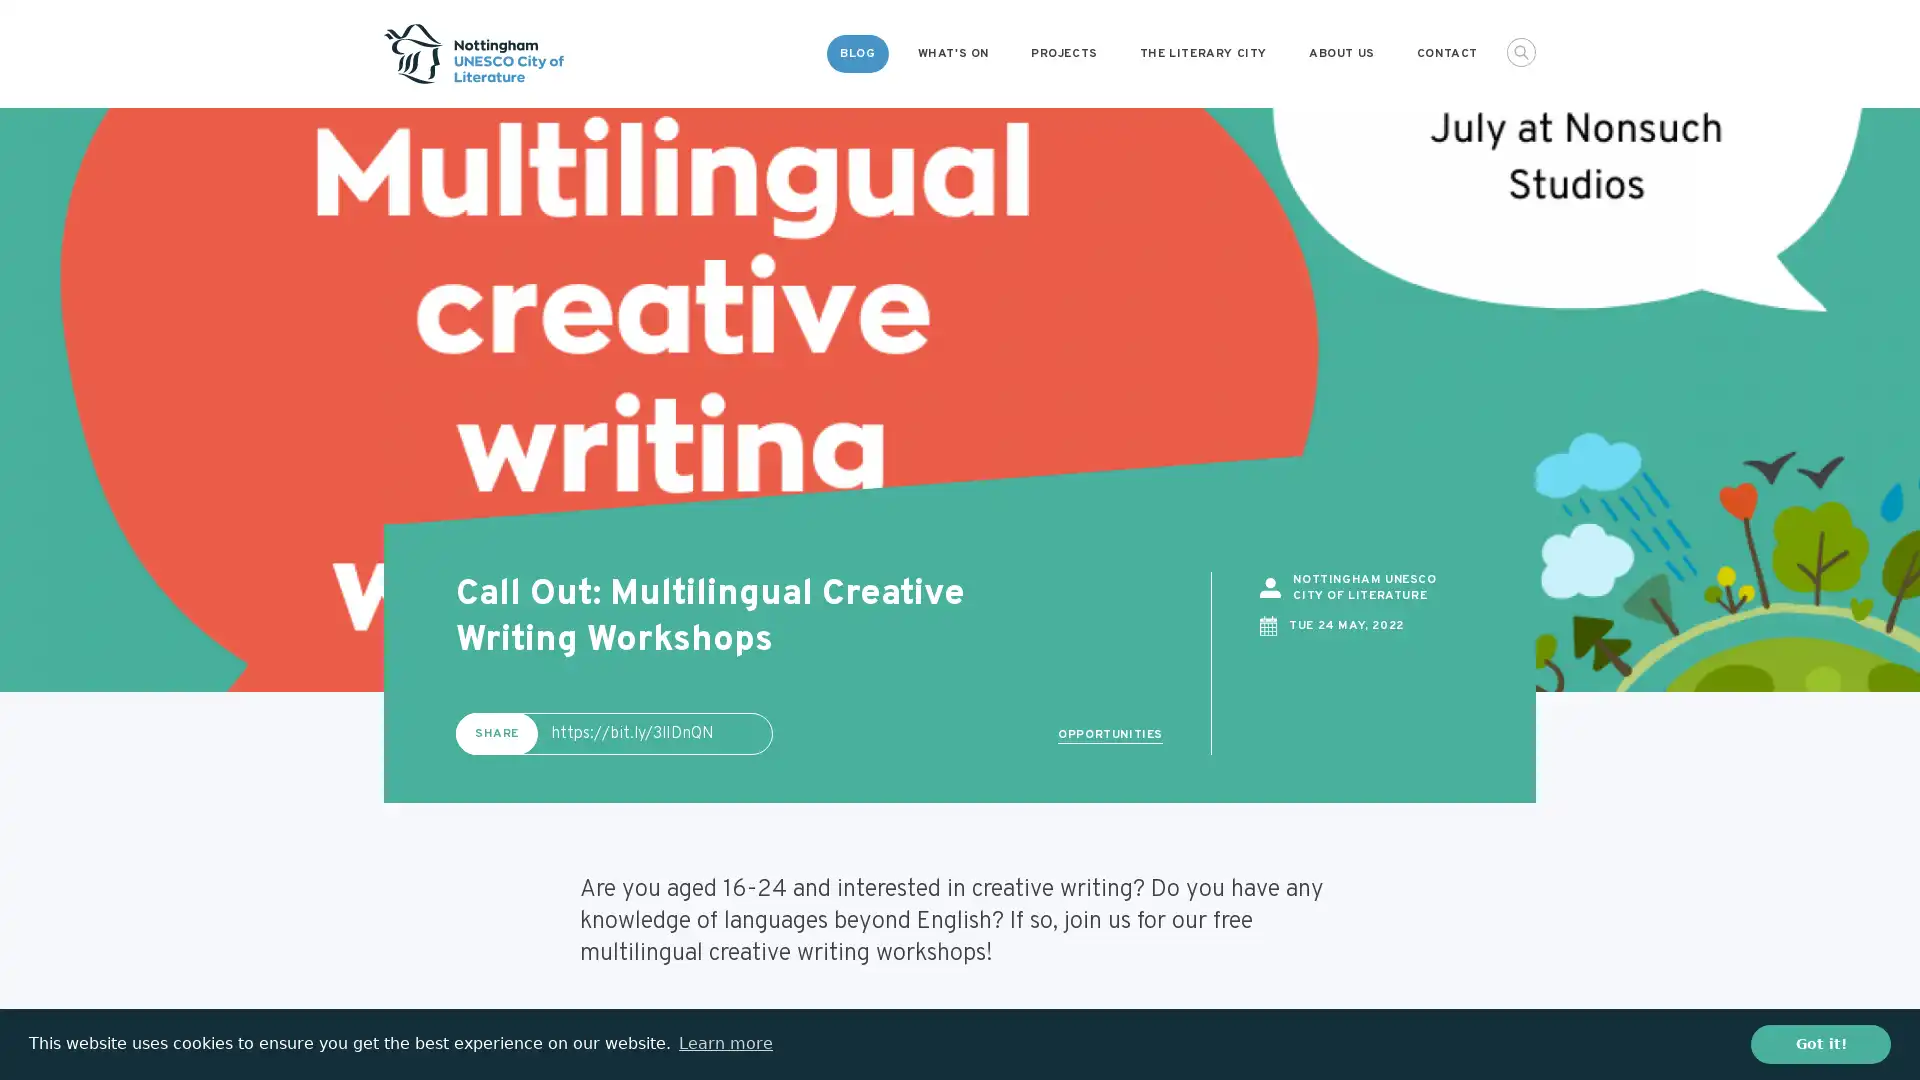  Describe the element at coordinates (724, 1043) in the screenshot. I see `learn more about cookies` at that location.